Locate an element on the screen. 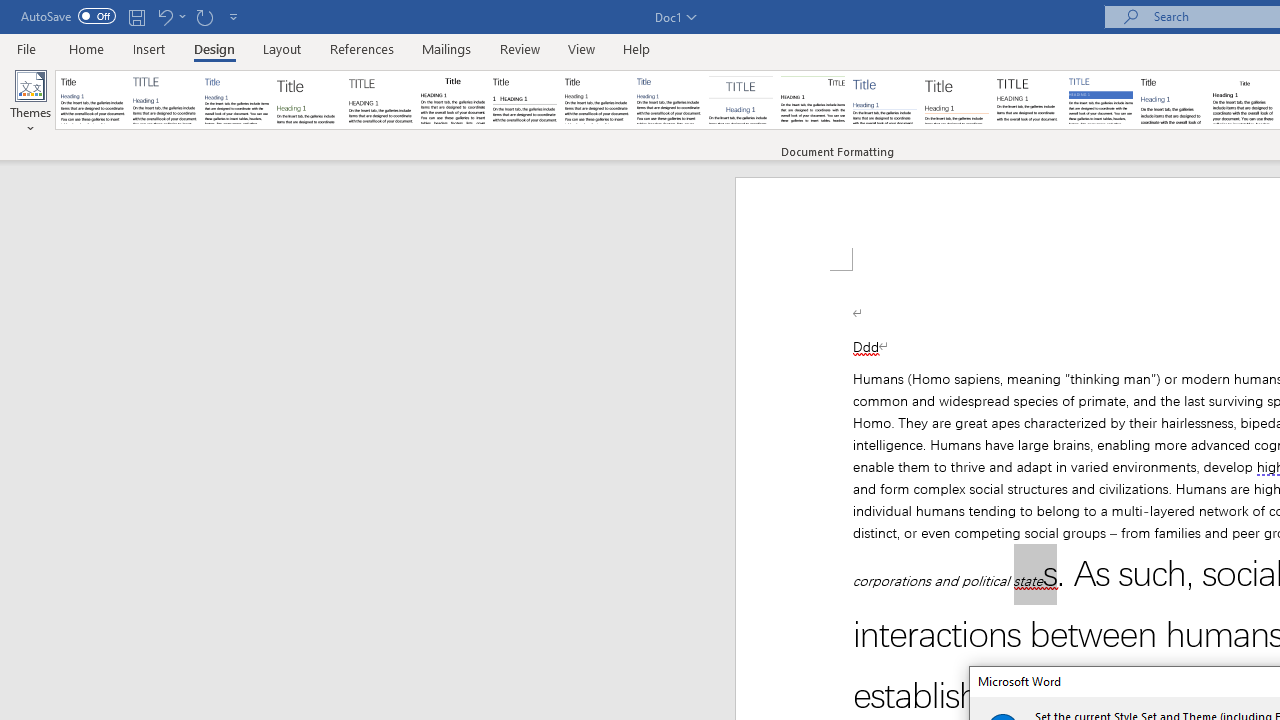 This screenshot has width=1280, height=720. 'Lines (Simple)' is located at coordinates (884, 100).